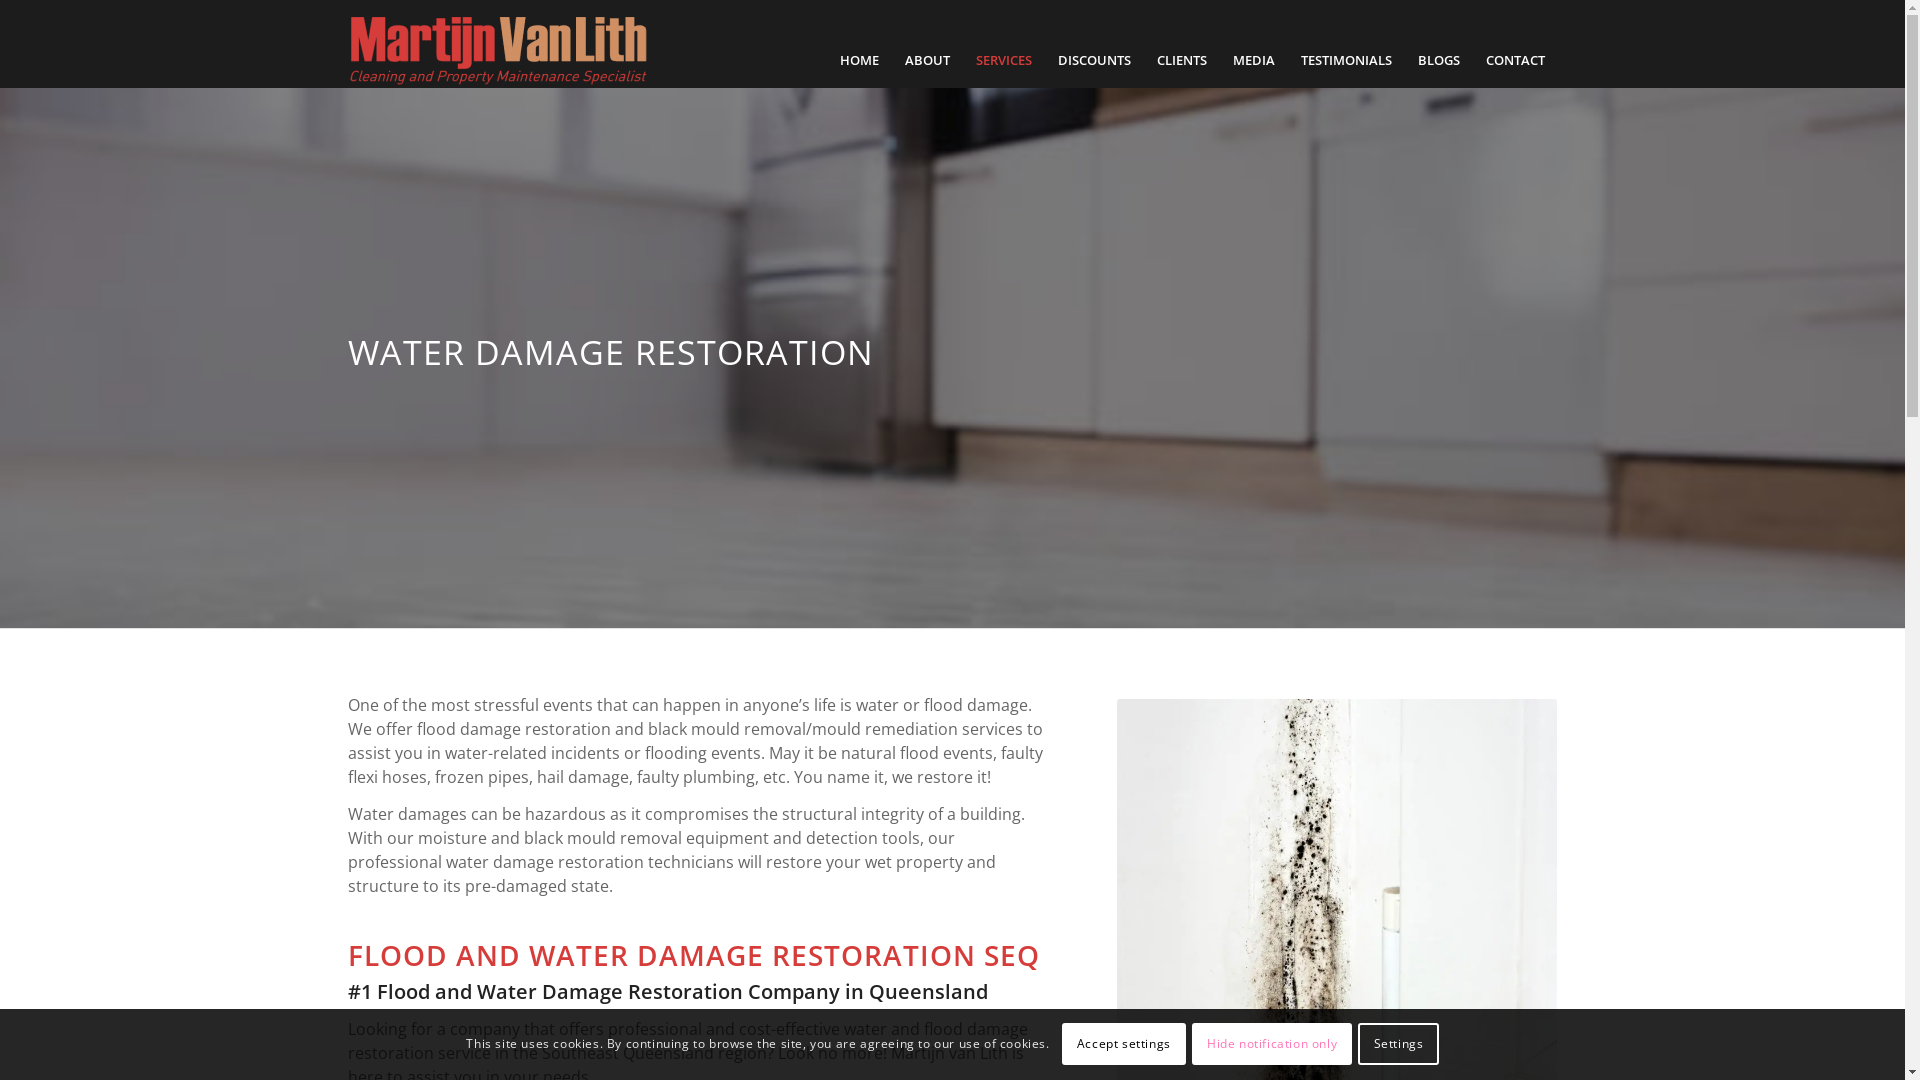 The image size is (1920, 1080). I want to click on 'CONTACT', so click(1514, 59).